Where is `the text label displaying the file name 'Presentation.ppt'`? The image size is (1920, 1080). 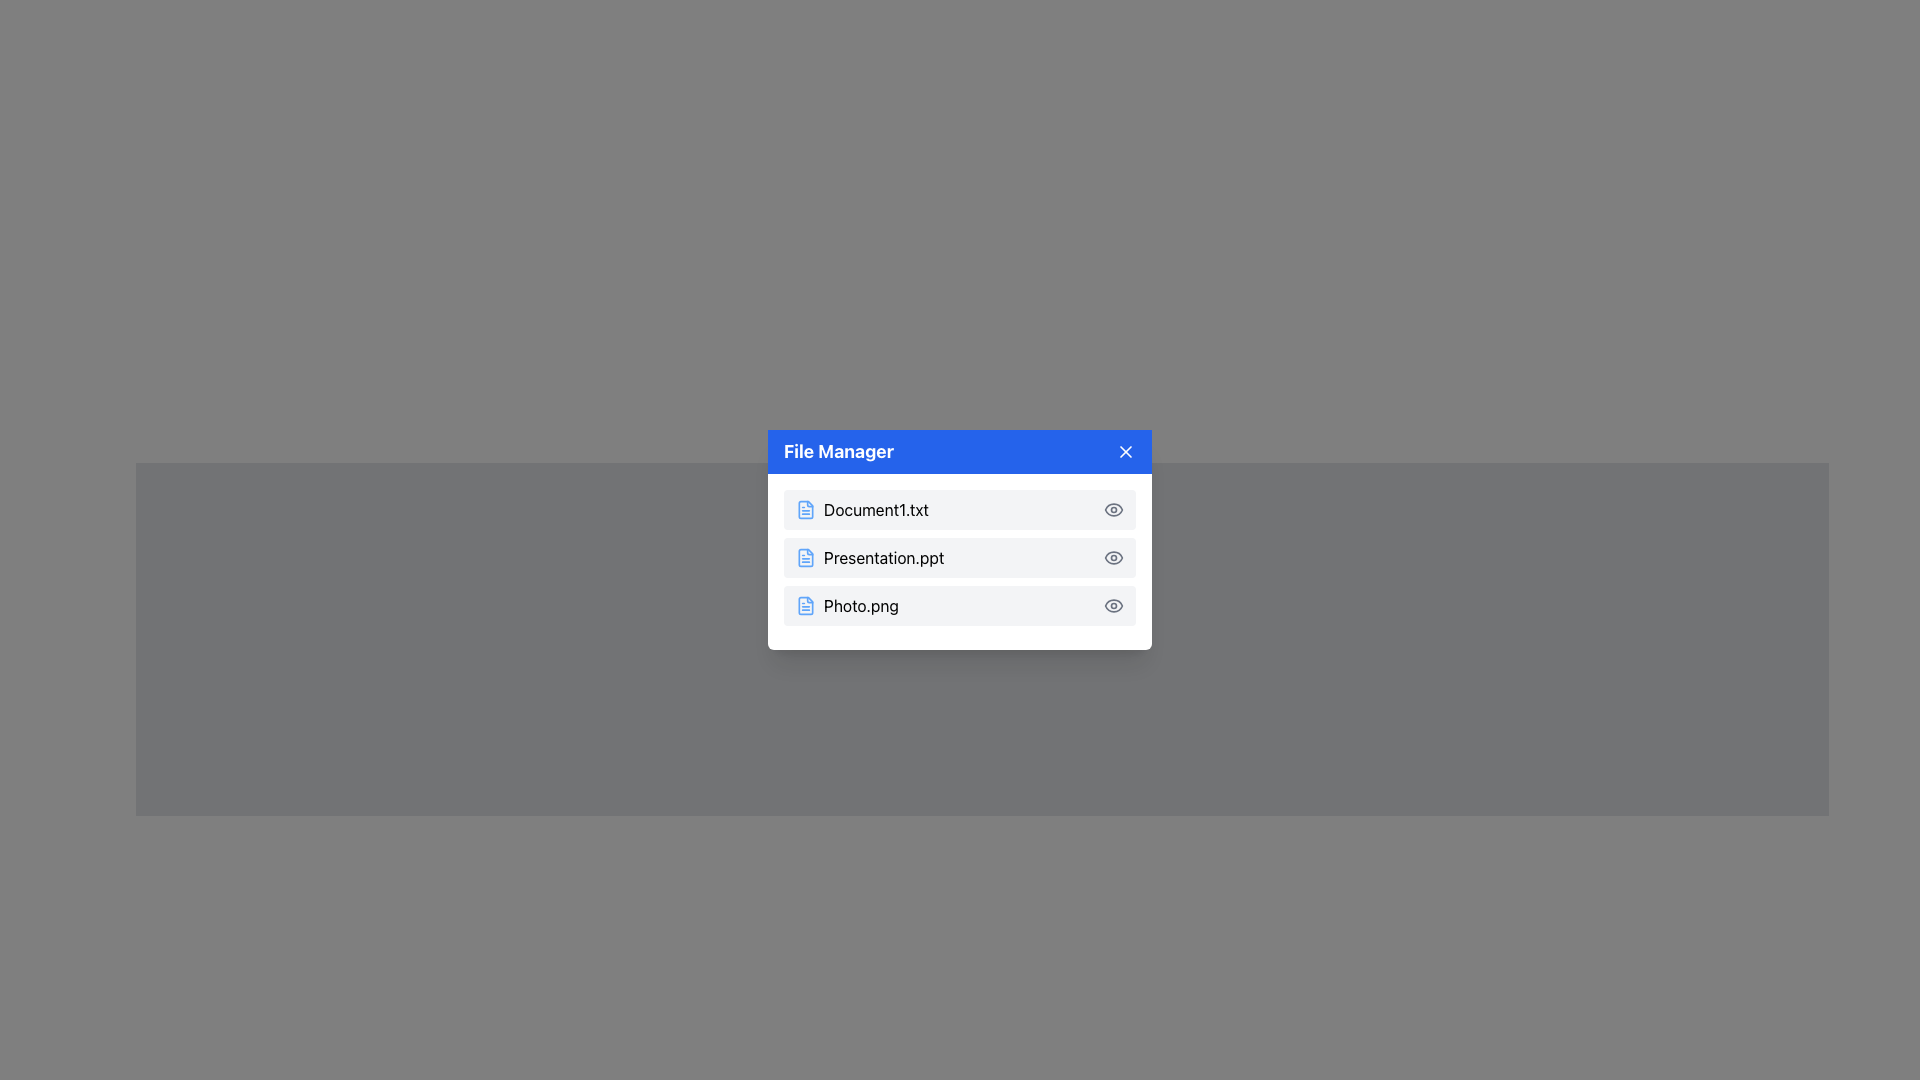 the text label displaying the file name 'Presentation.ppt' is located at coordinates (882, 558).